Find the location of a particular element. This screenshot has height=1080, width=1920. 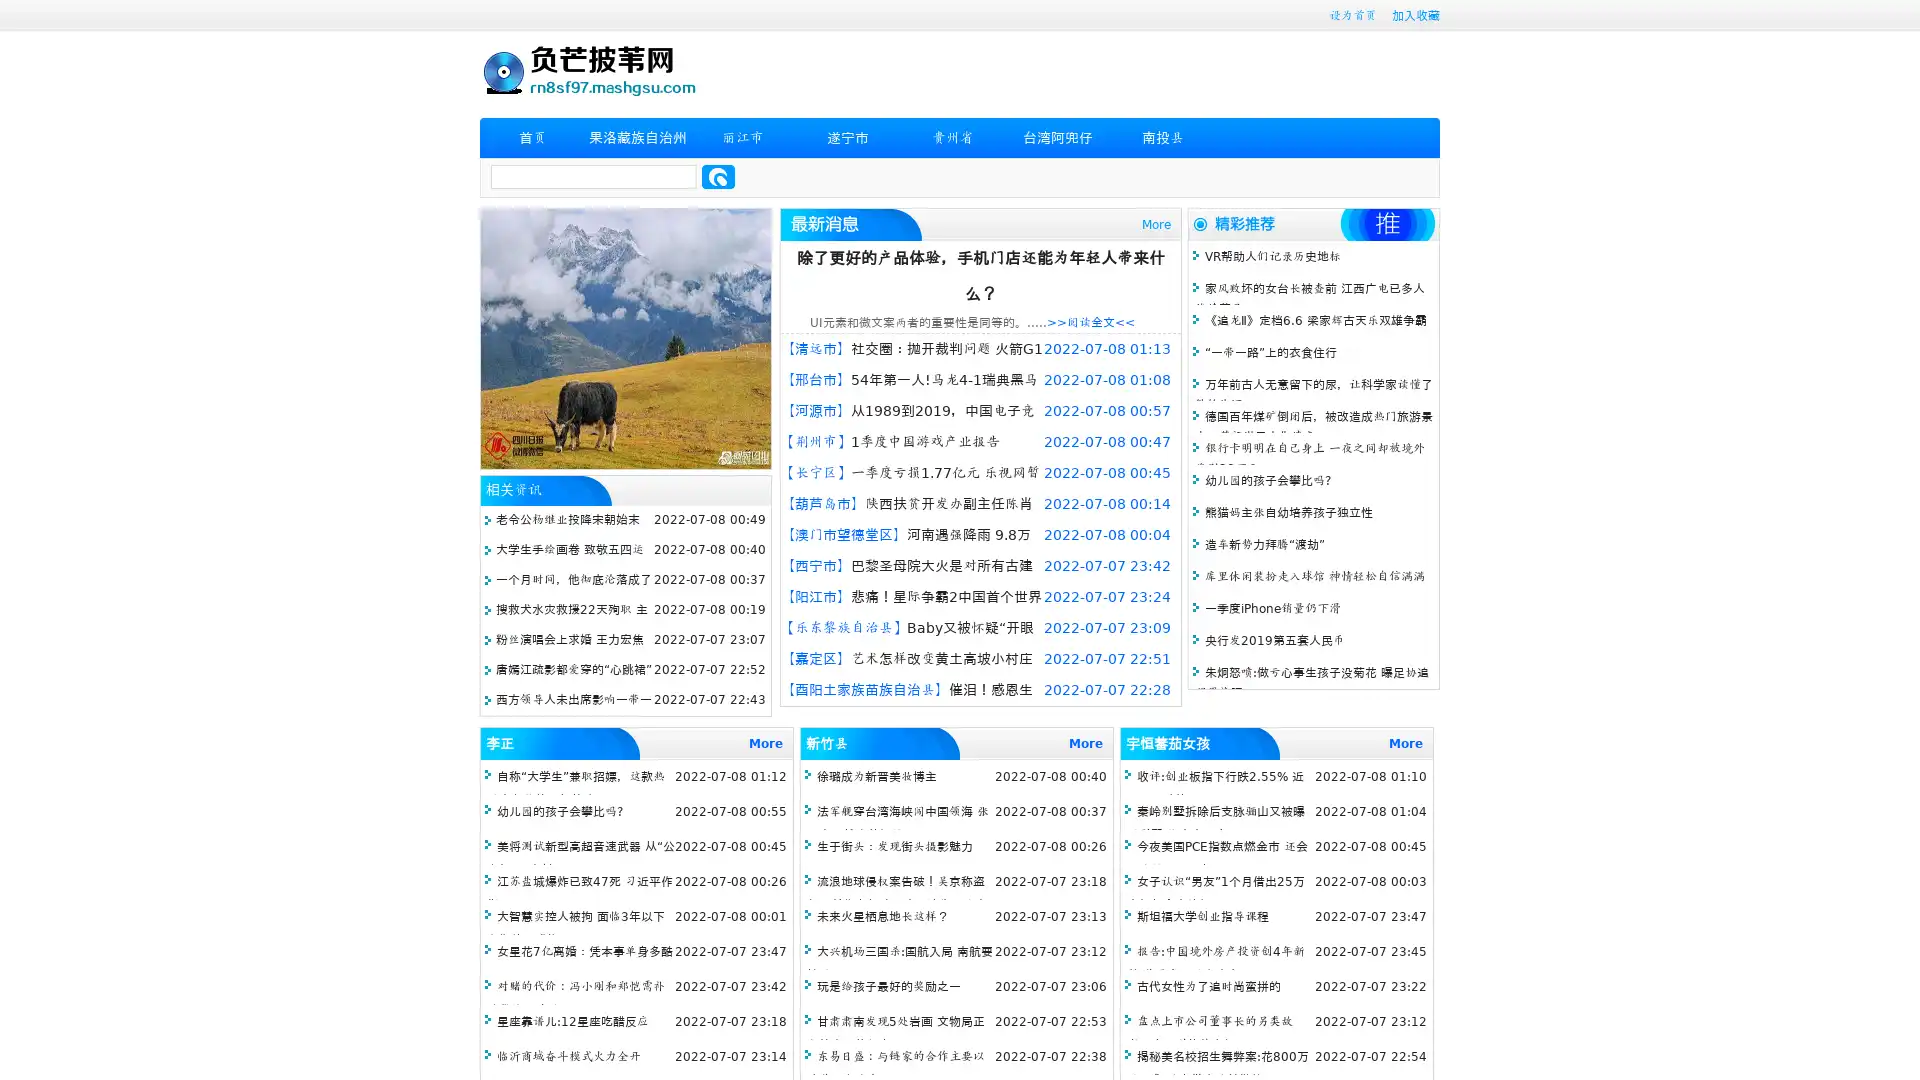

Search is located at coordinates (718, 176).